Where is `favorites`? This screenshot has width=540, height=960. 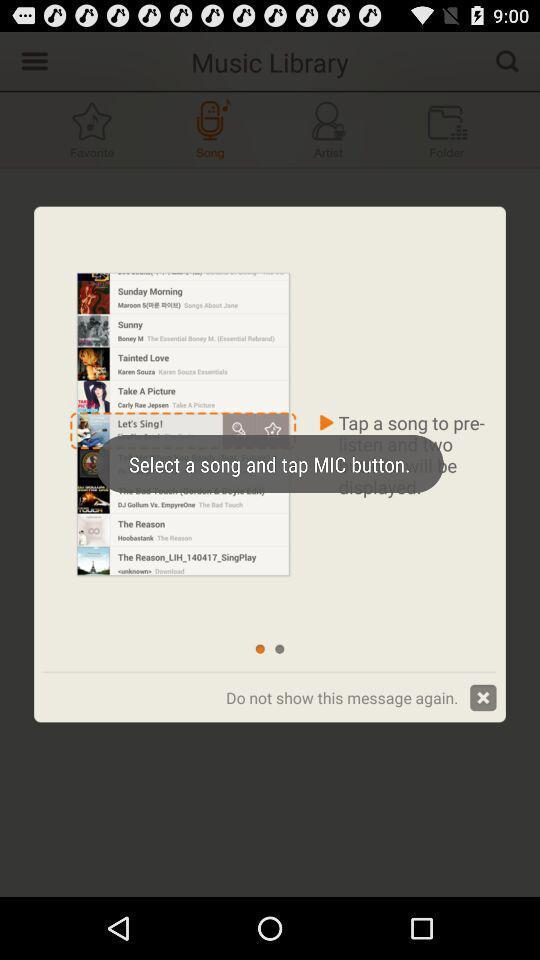 favorites is located at coordinates (91, 128).